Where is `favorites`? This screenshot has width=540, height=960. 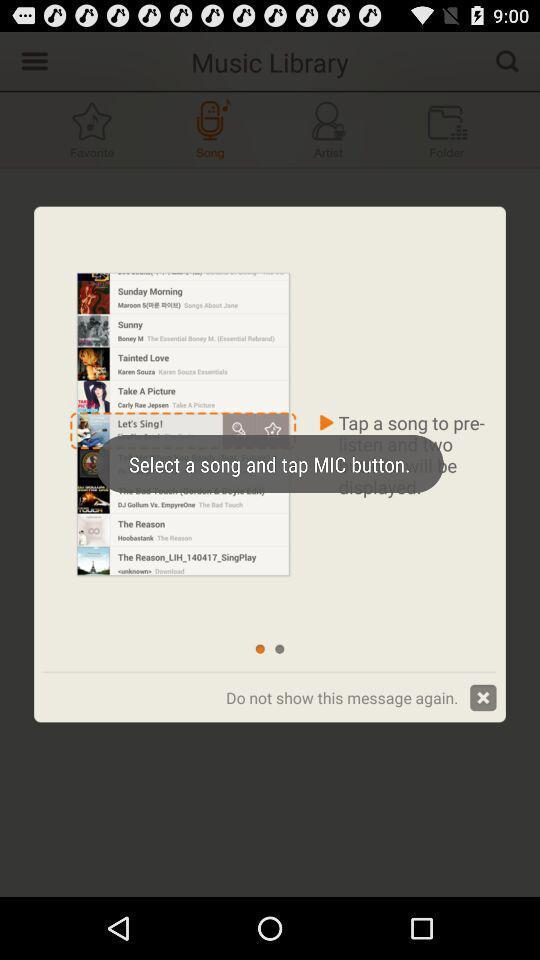 favorites is located at coordinates (91, 128).